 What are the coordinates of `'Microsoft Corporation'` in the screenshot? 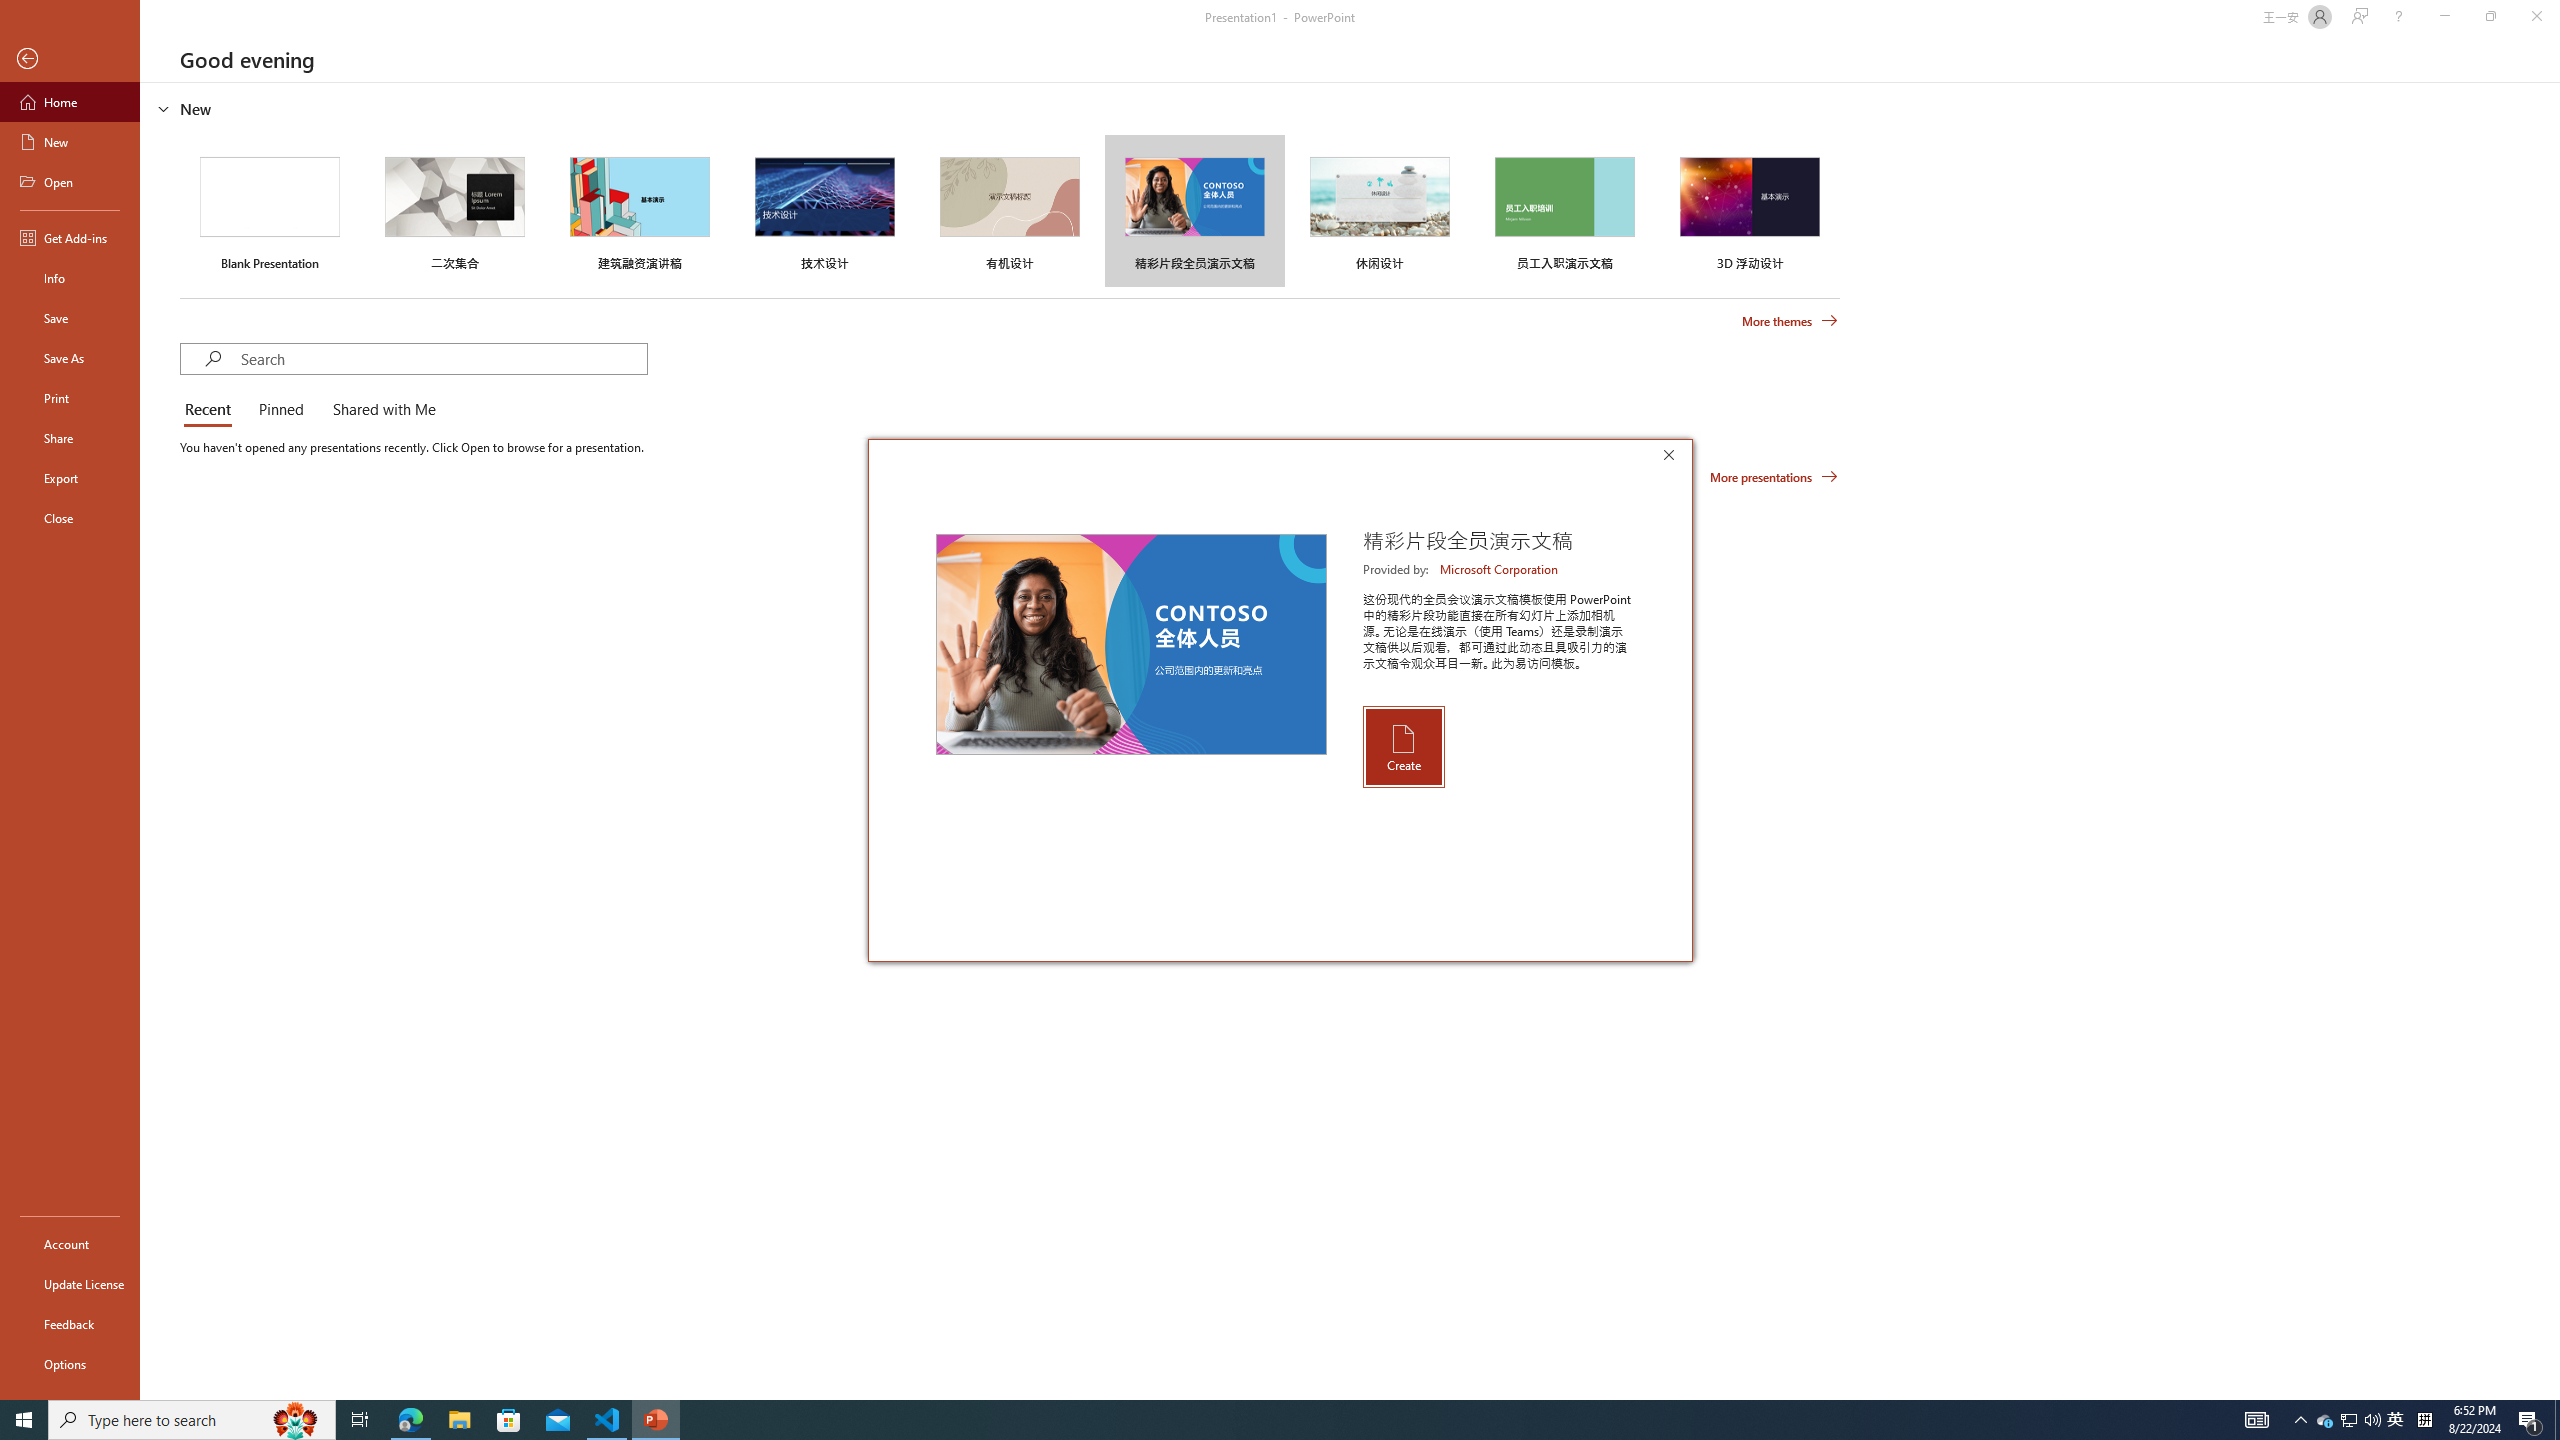 It's located at (1500, 568).